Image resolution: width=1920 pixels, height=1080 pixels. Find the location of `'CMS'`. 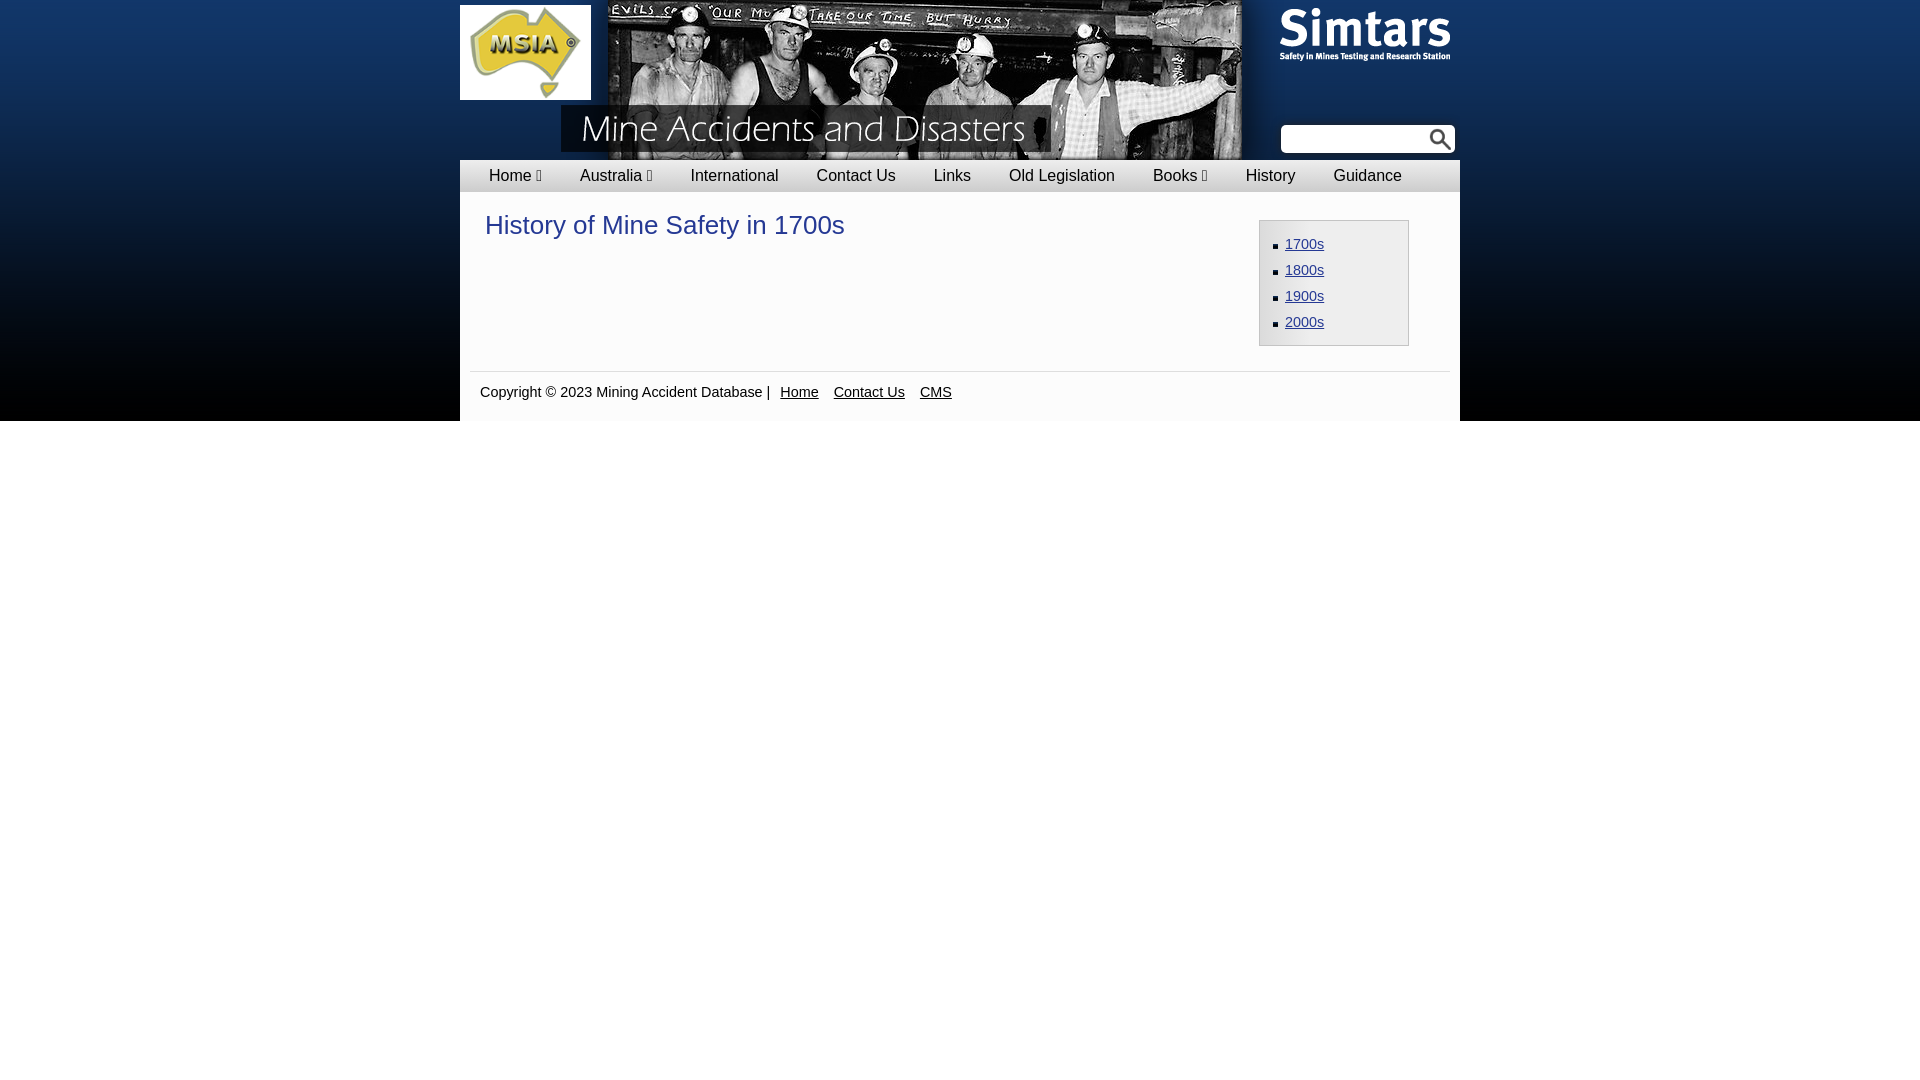

'CMS' is located at coordinates (935, 392).